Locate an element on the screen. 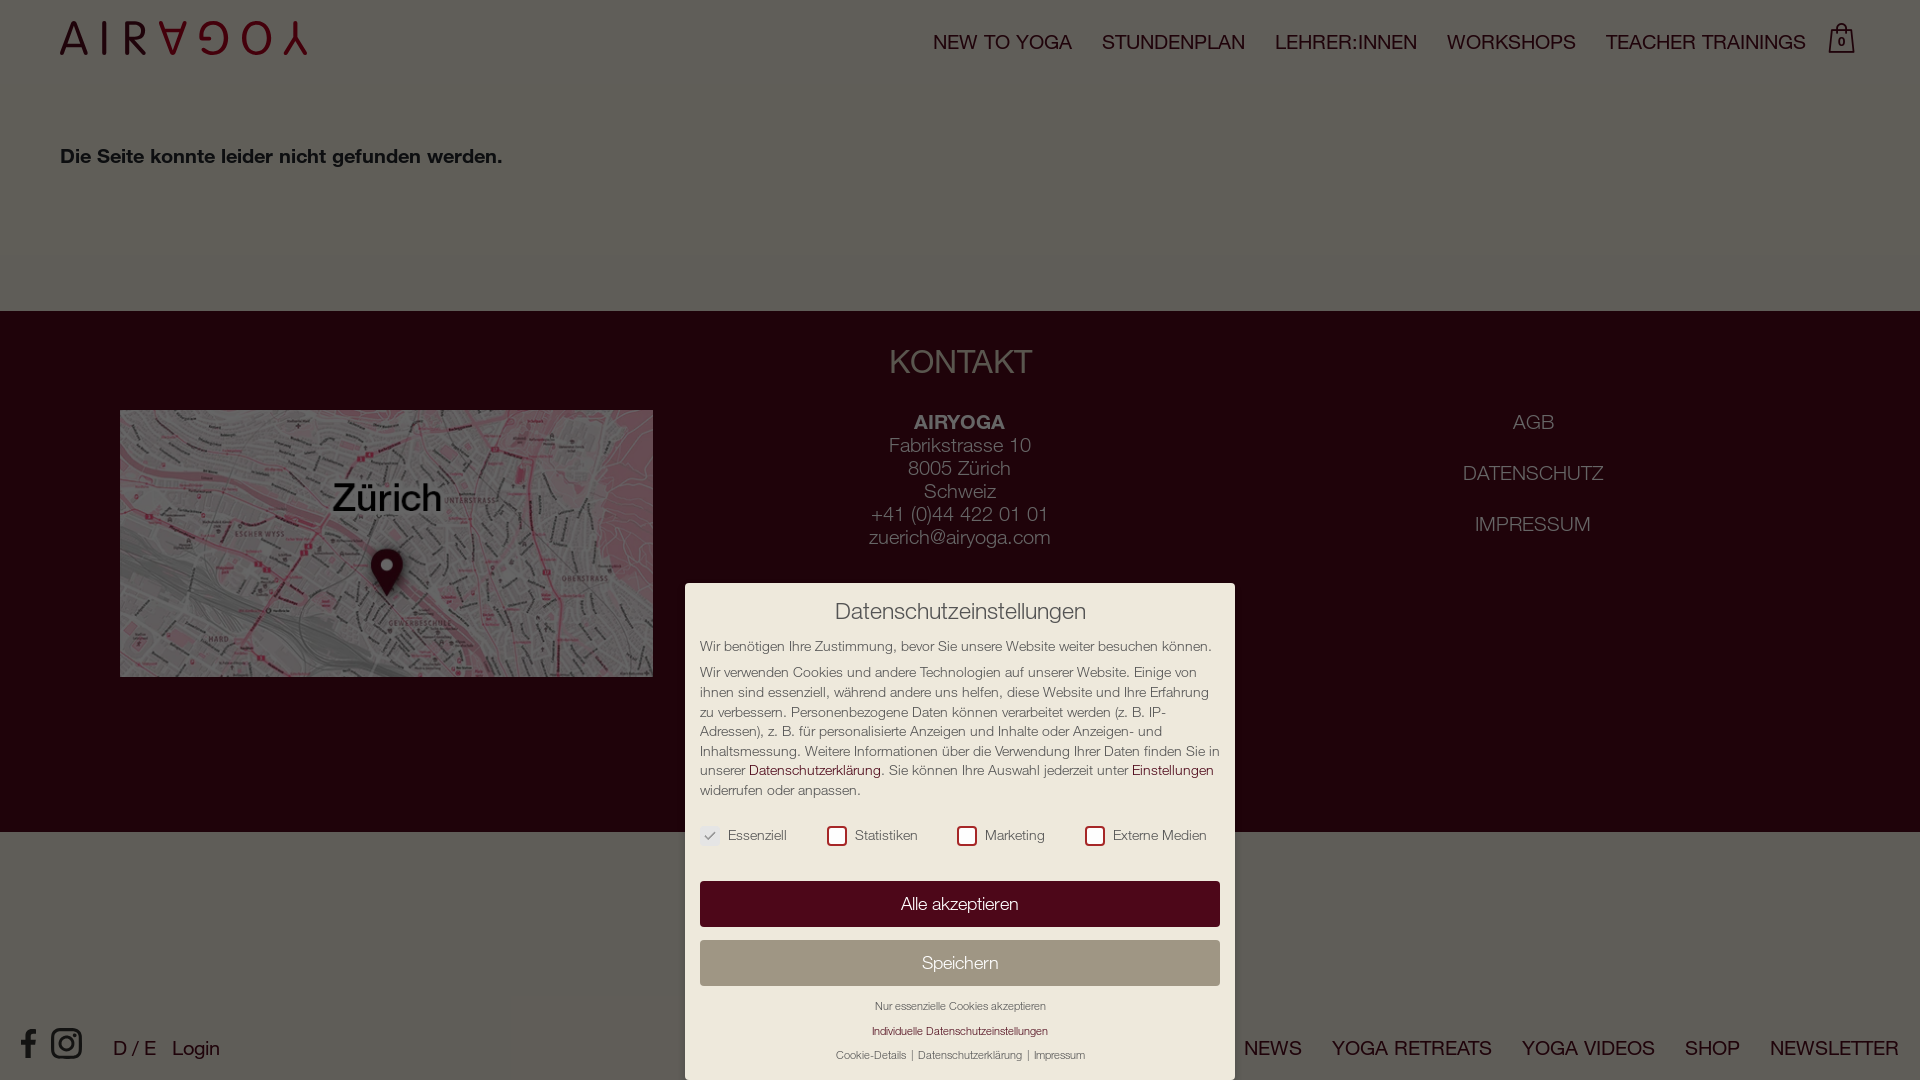  'E' is located at coordinates (148, 1045).